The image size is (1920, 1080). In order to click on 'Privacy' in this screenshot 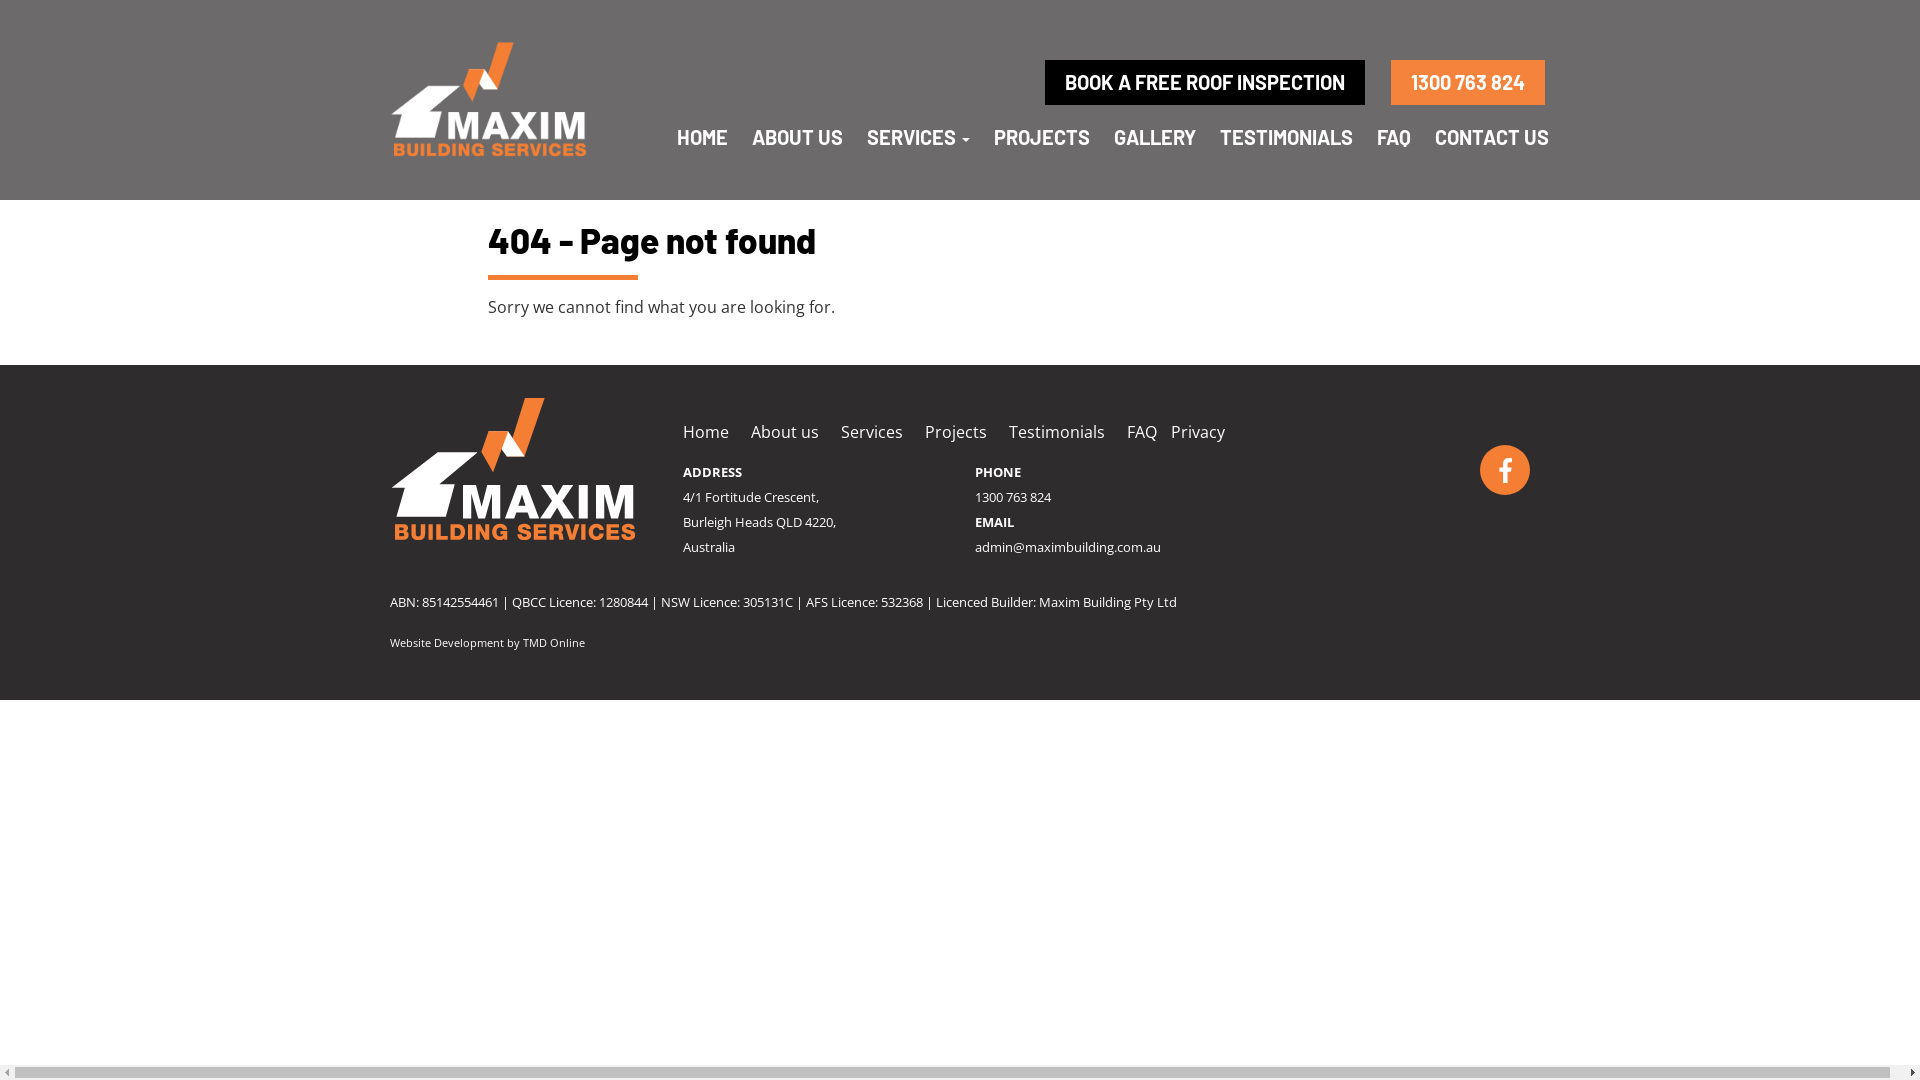, I will do `click(1196, 431)`.